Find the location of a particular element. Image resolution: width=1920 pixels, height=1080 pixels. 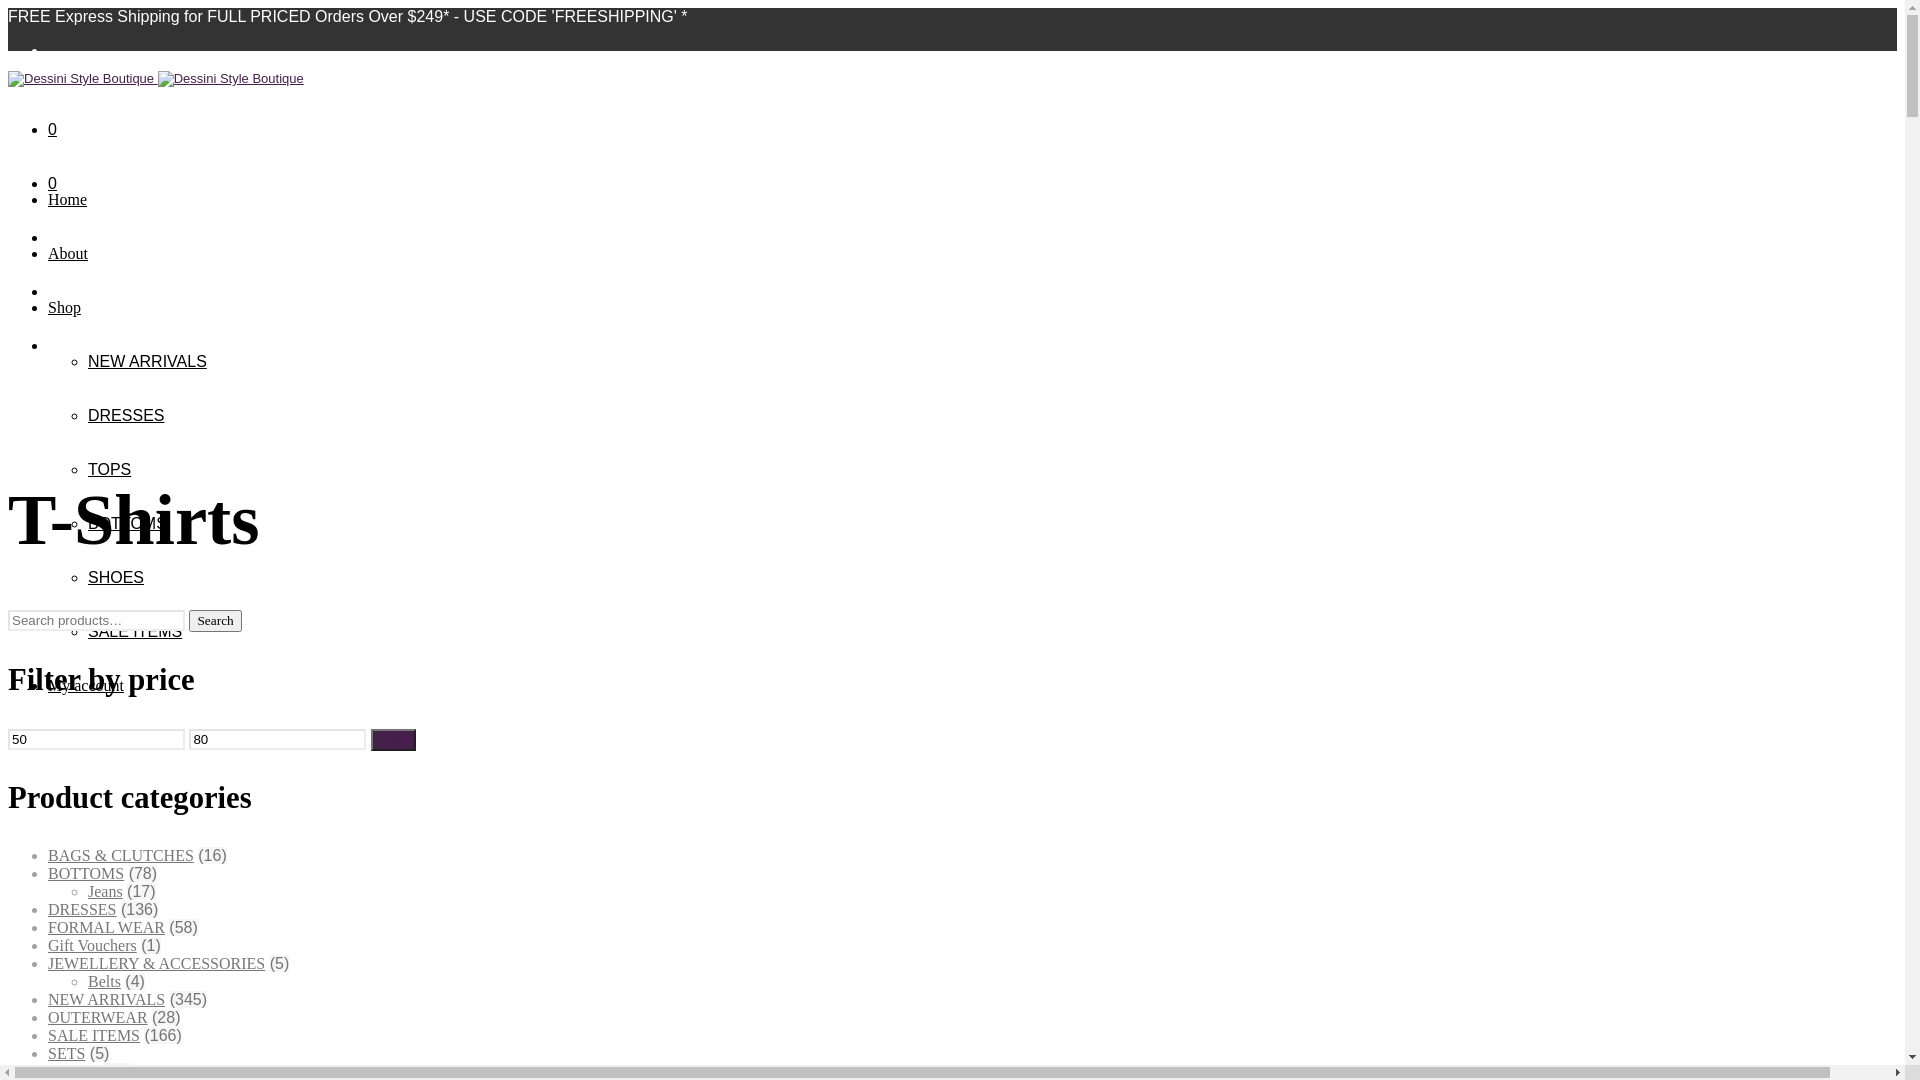

'FORMAL WEAR' is located at coordinates (105, 927).